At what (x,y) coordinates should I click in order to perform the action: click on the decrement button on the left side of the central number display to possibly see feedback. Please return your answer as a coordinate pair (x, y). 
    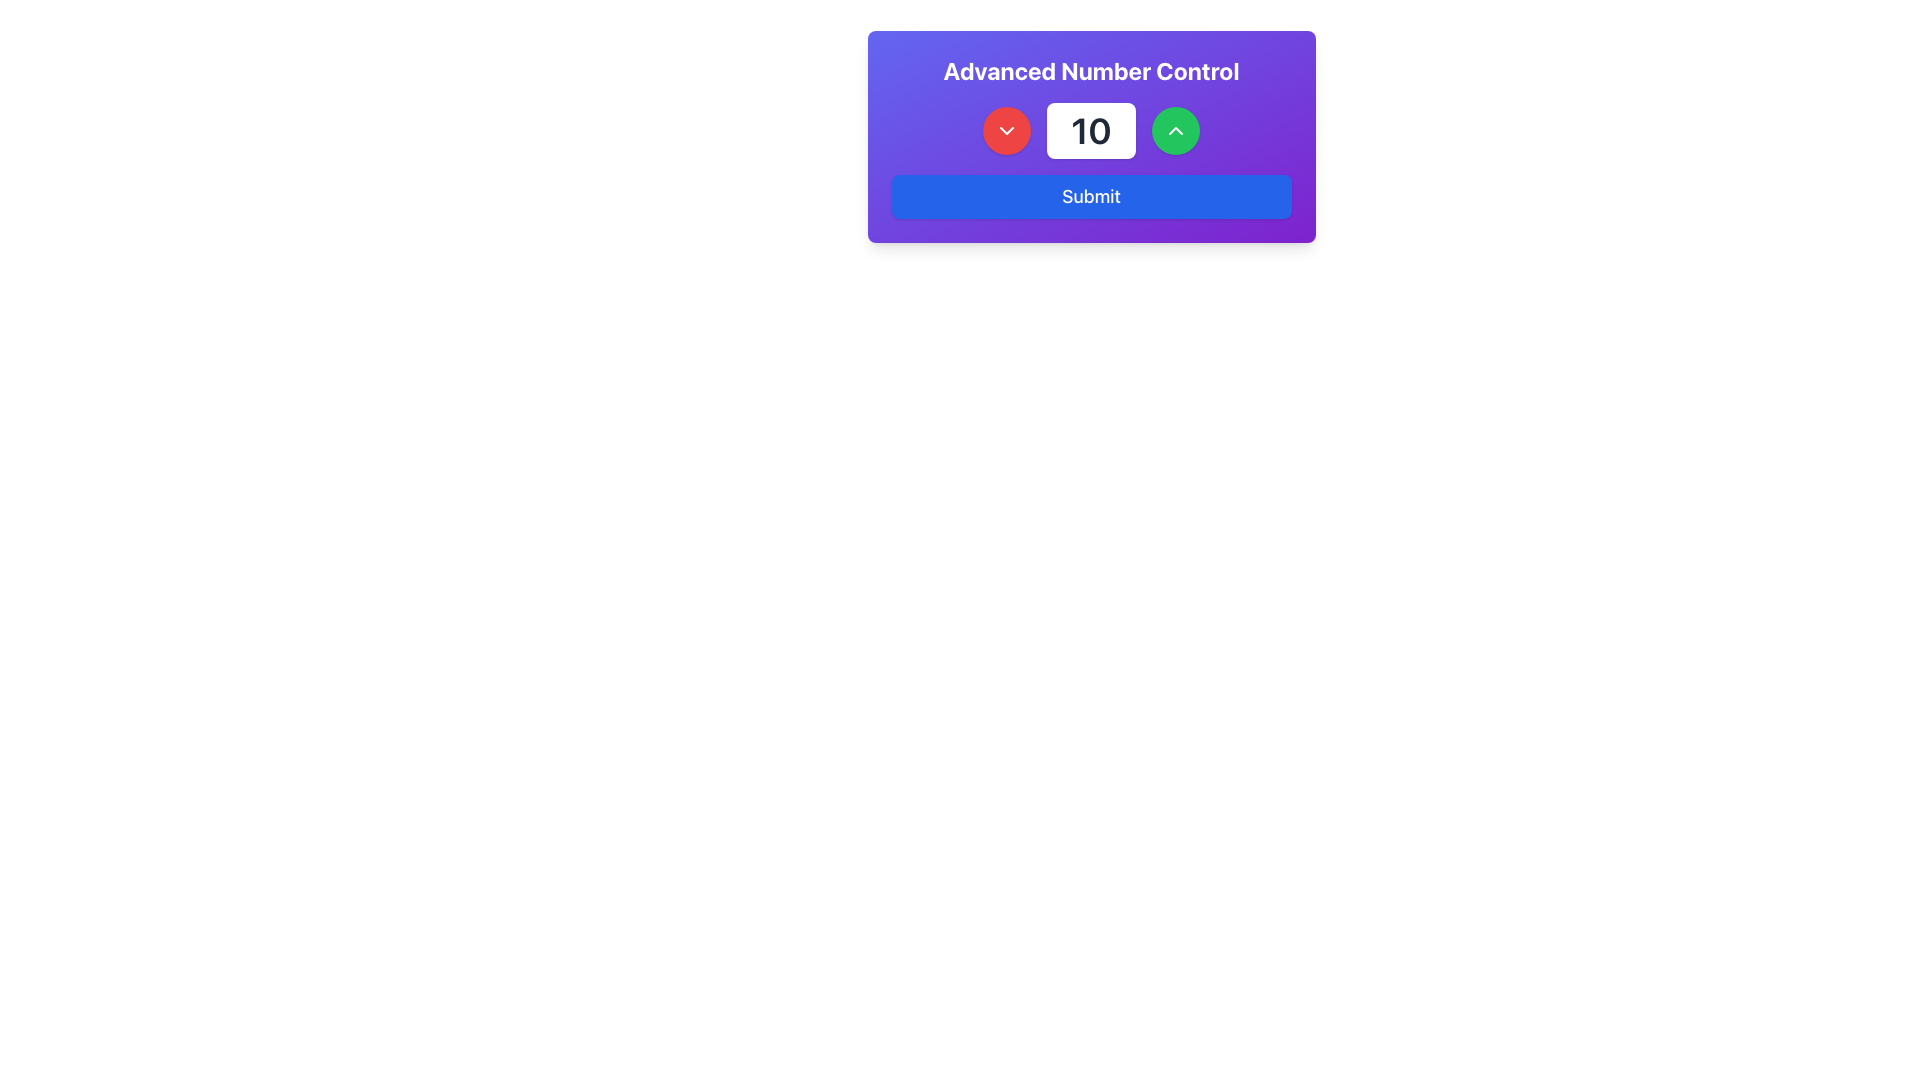
    Looking at the image, I should click on (1007, 131).